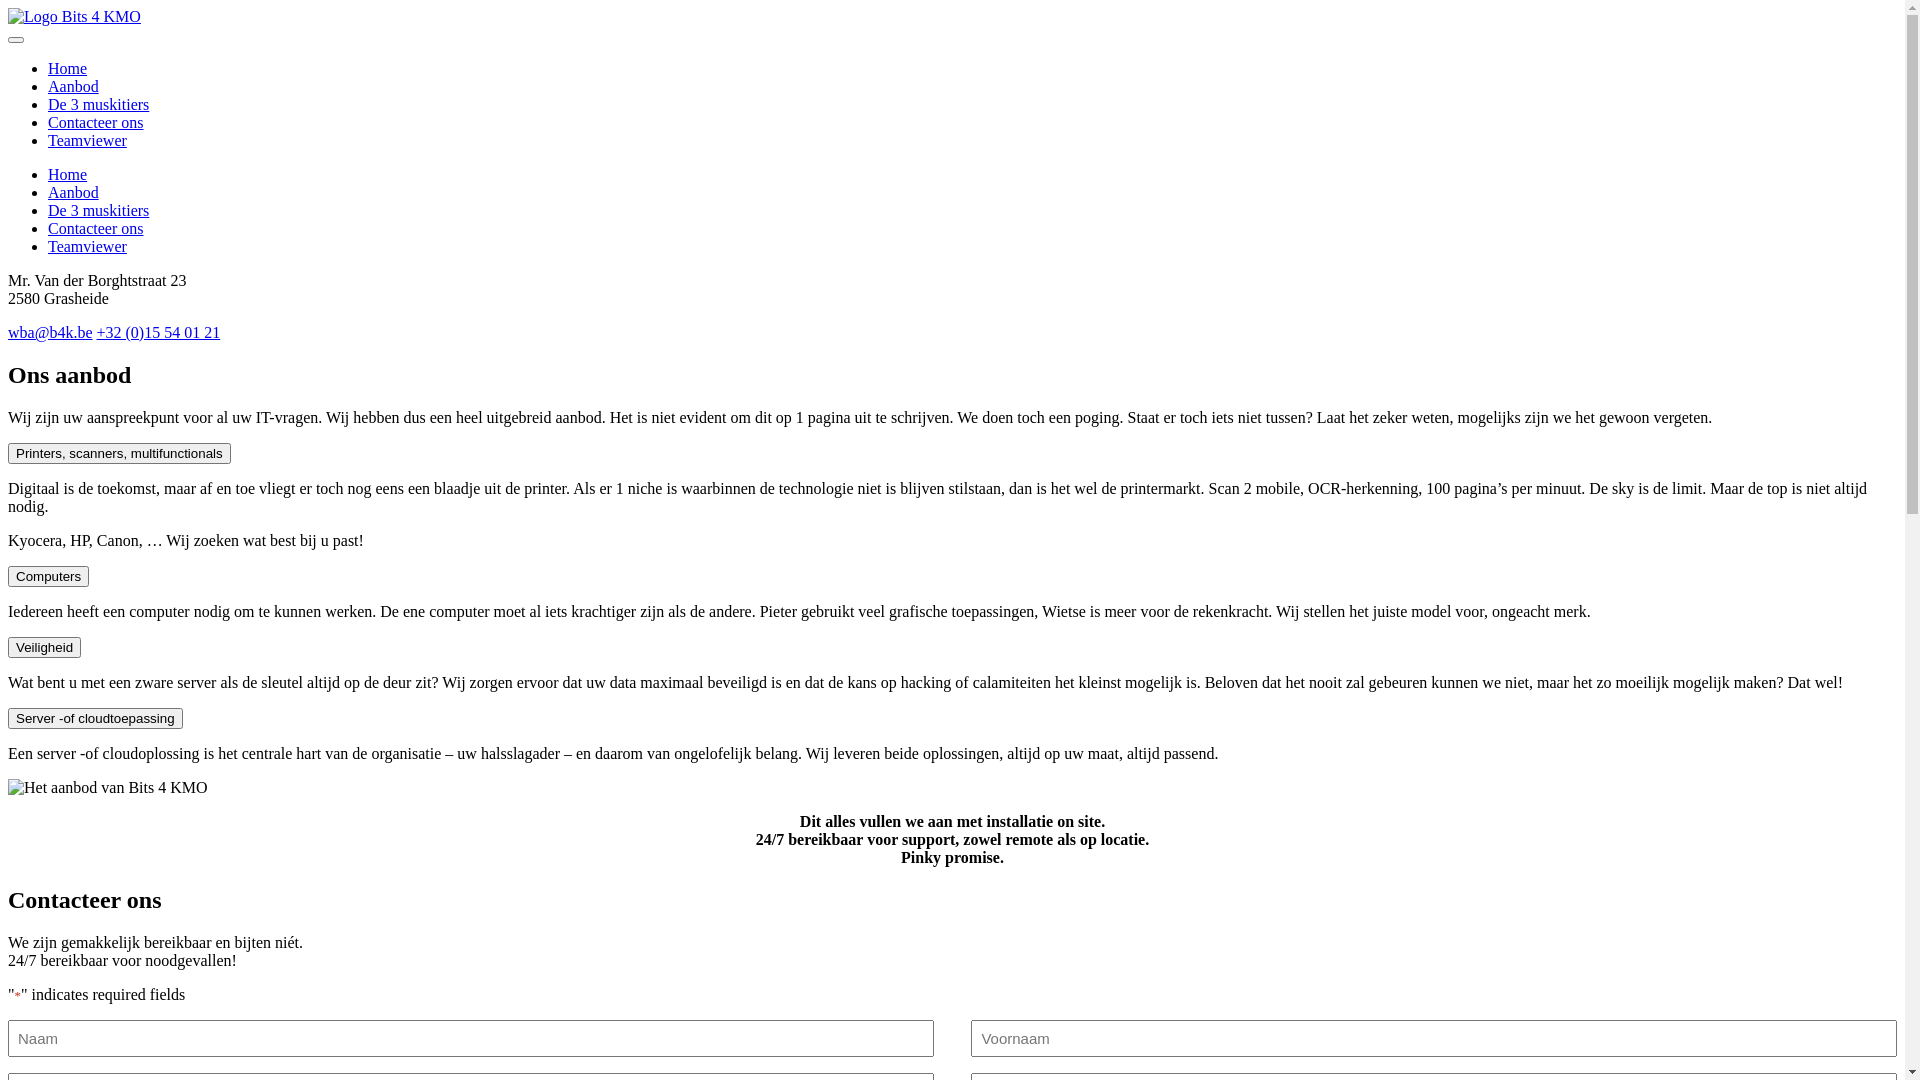 The height and width of the screenshot is (1080, 1920). What do you see at coordinates (86, 139) in the screenshot?
I see `'Teamviewer'` at bounding box center [86, 139].